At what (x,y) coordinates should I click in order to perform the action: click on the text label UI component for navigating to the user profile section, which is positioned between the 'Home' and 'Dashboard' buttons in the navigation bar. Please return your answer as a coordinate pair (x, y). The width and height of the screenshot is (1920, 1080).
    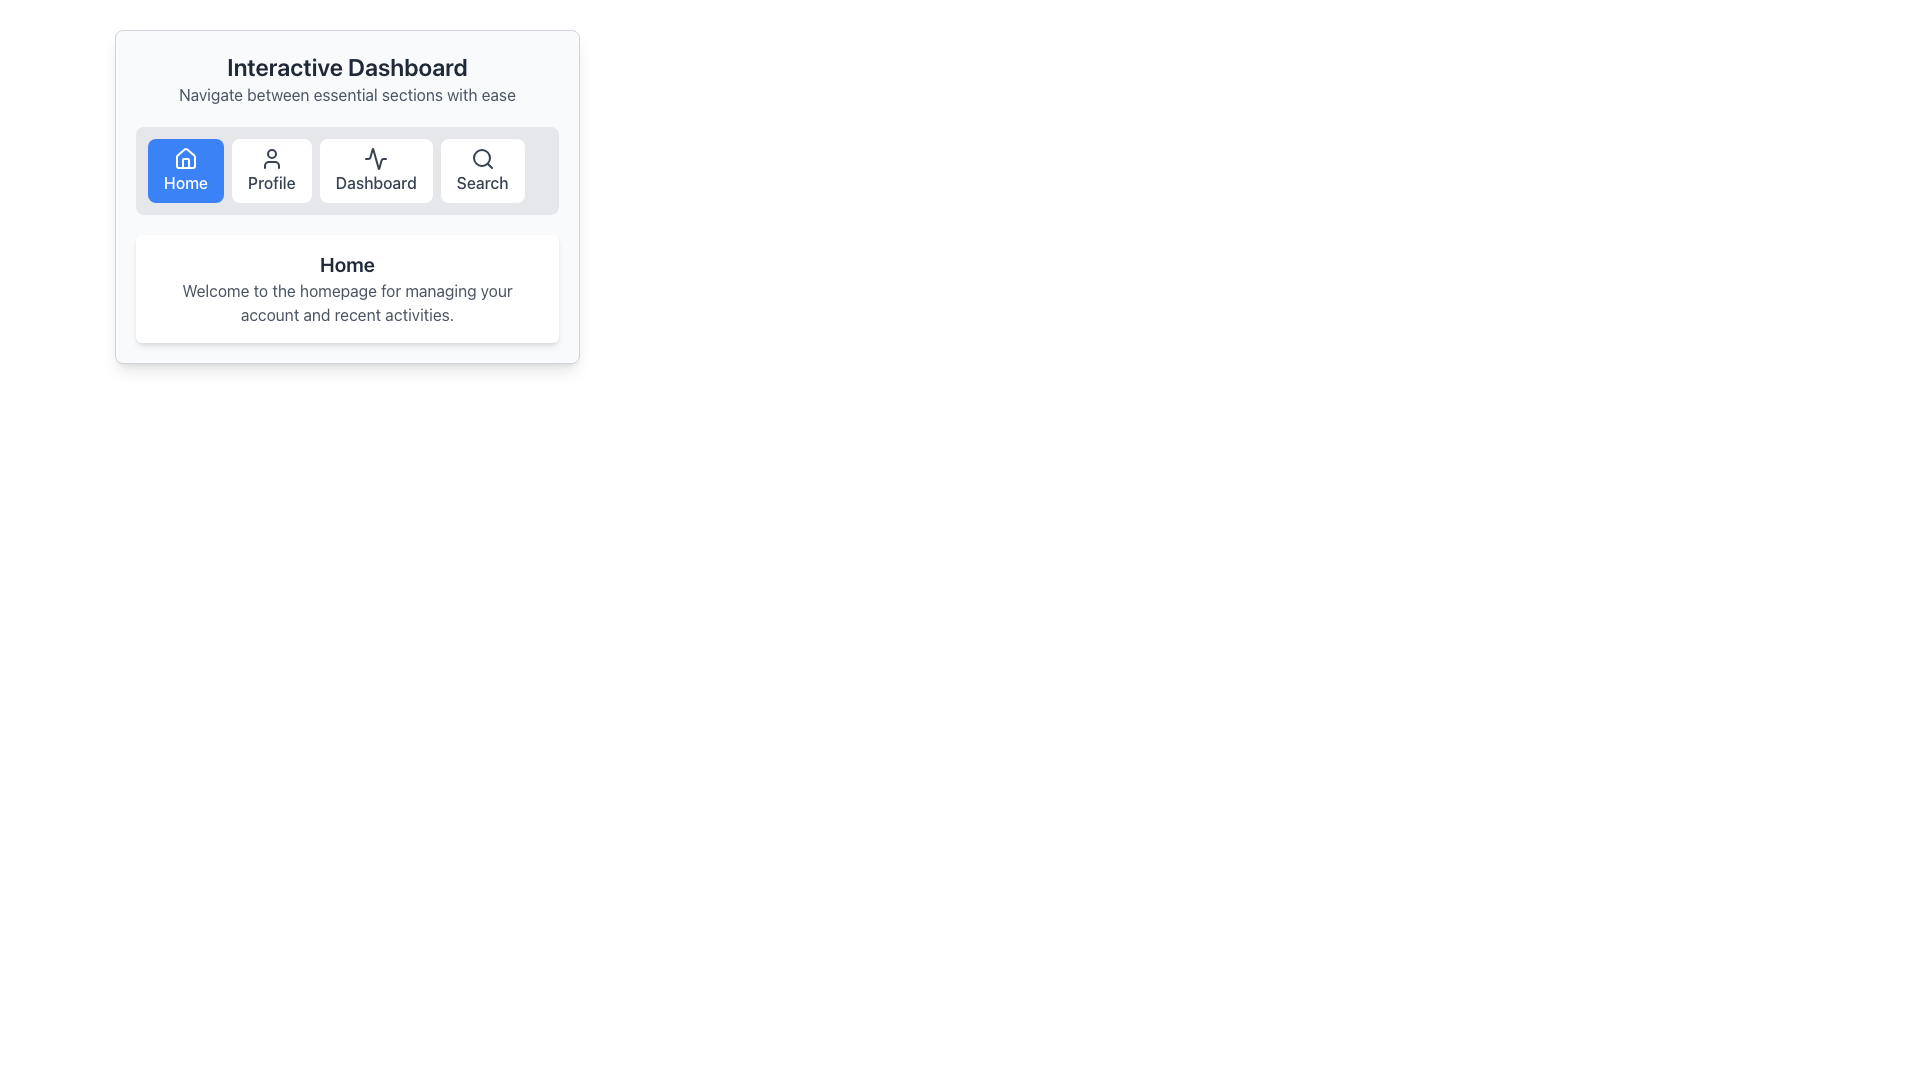
    Looking at the image, I should click on (270, 182).